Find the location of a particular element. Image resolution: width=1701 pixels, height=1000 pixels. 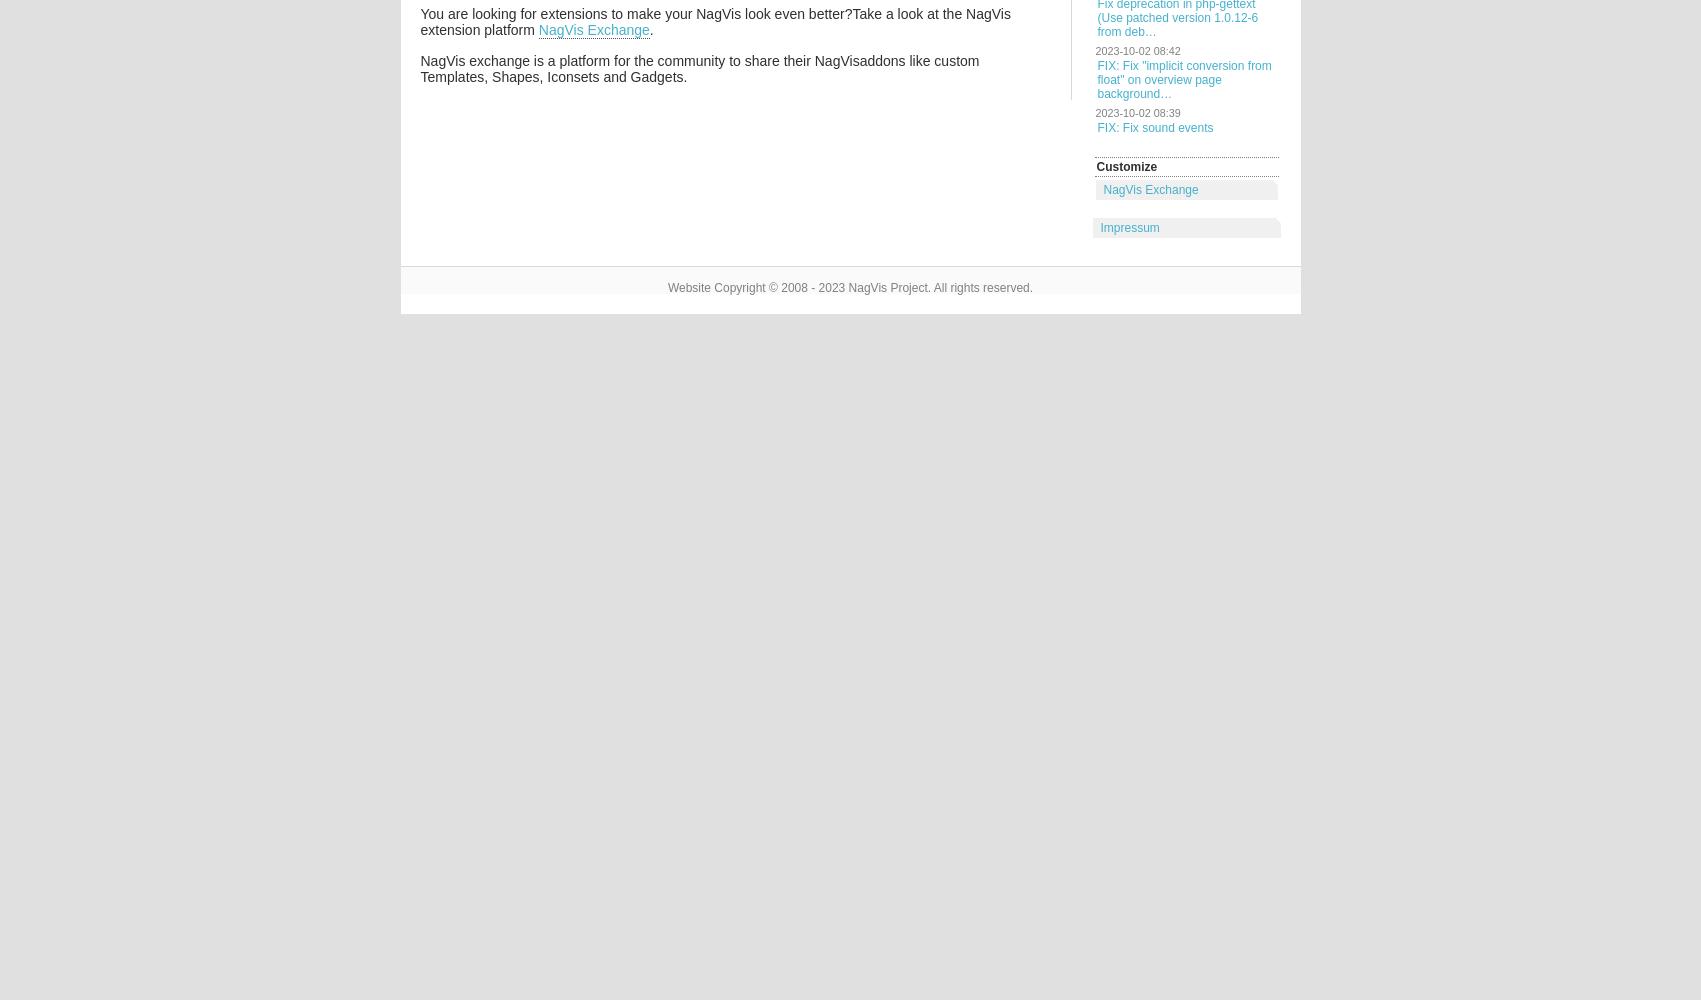

'FIX: Fix sound events' is located at coordinates (1095, 128).